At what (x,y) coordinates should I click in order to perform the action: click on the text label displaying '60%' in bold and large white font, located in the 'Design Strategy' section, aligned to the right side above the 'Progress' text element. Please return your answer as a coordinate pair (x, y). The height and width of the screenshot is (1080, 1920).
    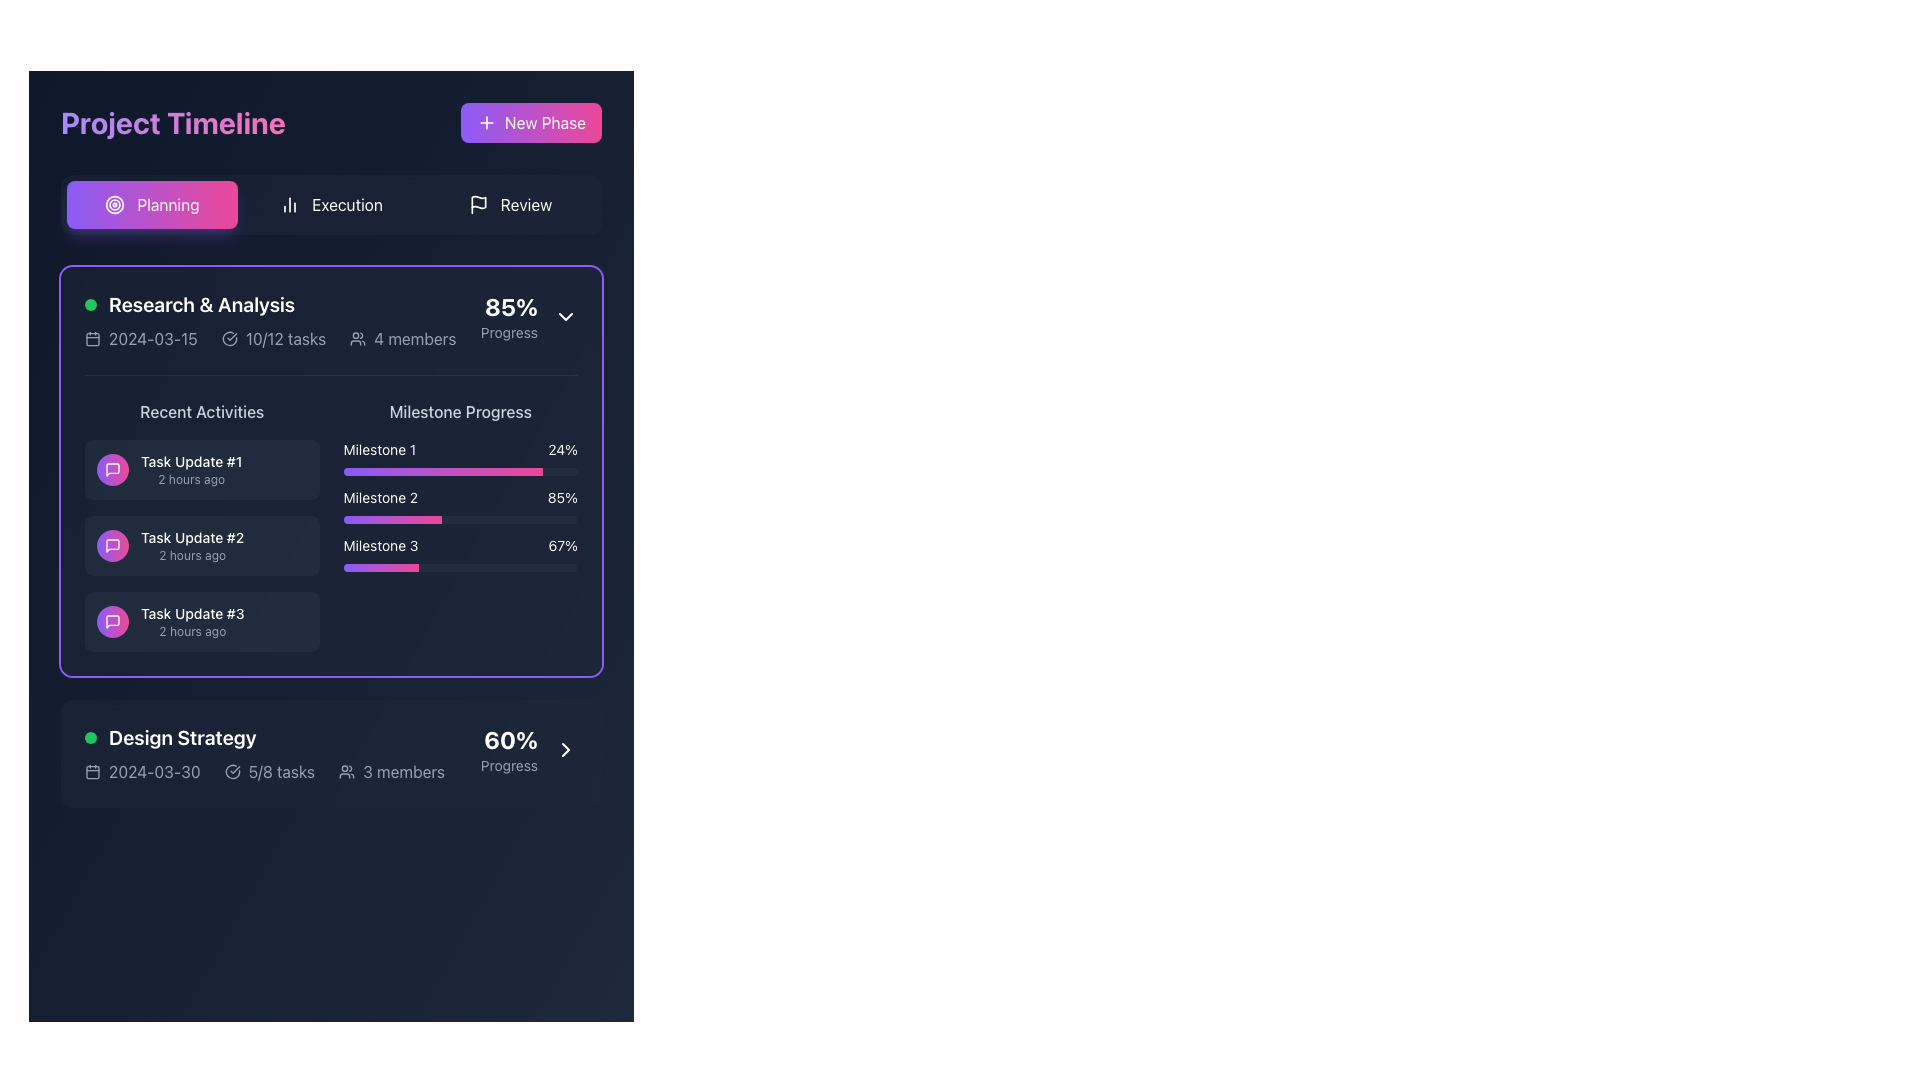
    Looking at the image, I should click on (511, 740).